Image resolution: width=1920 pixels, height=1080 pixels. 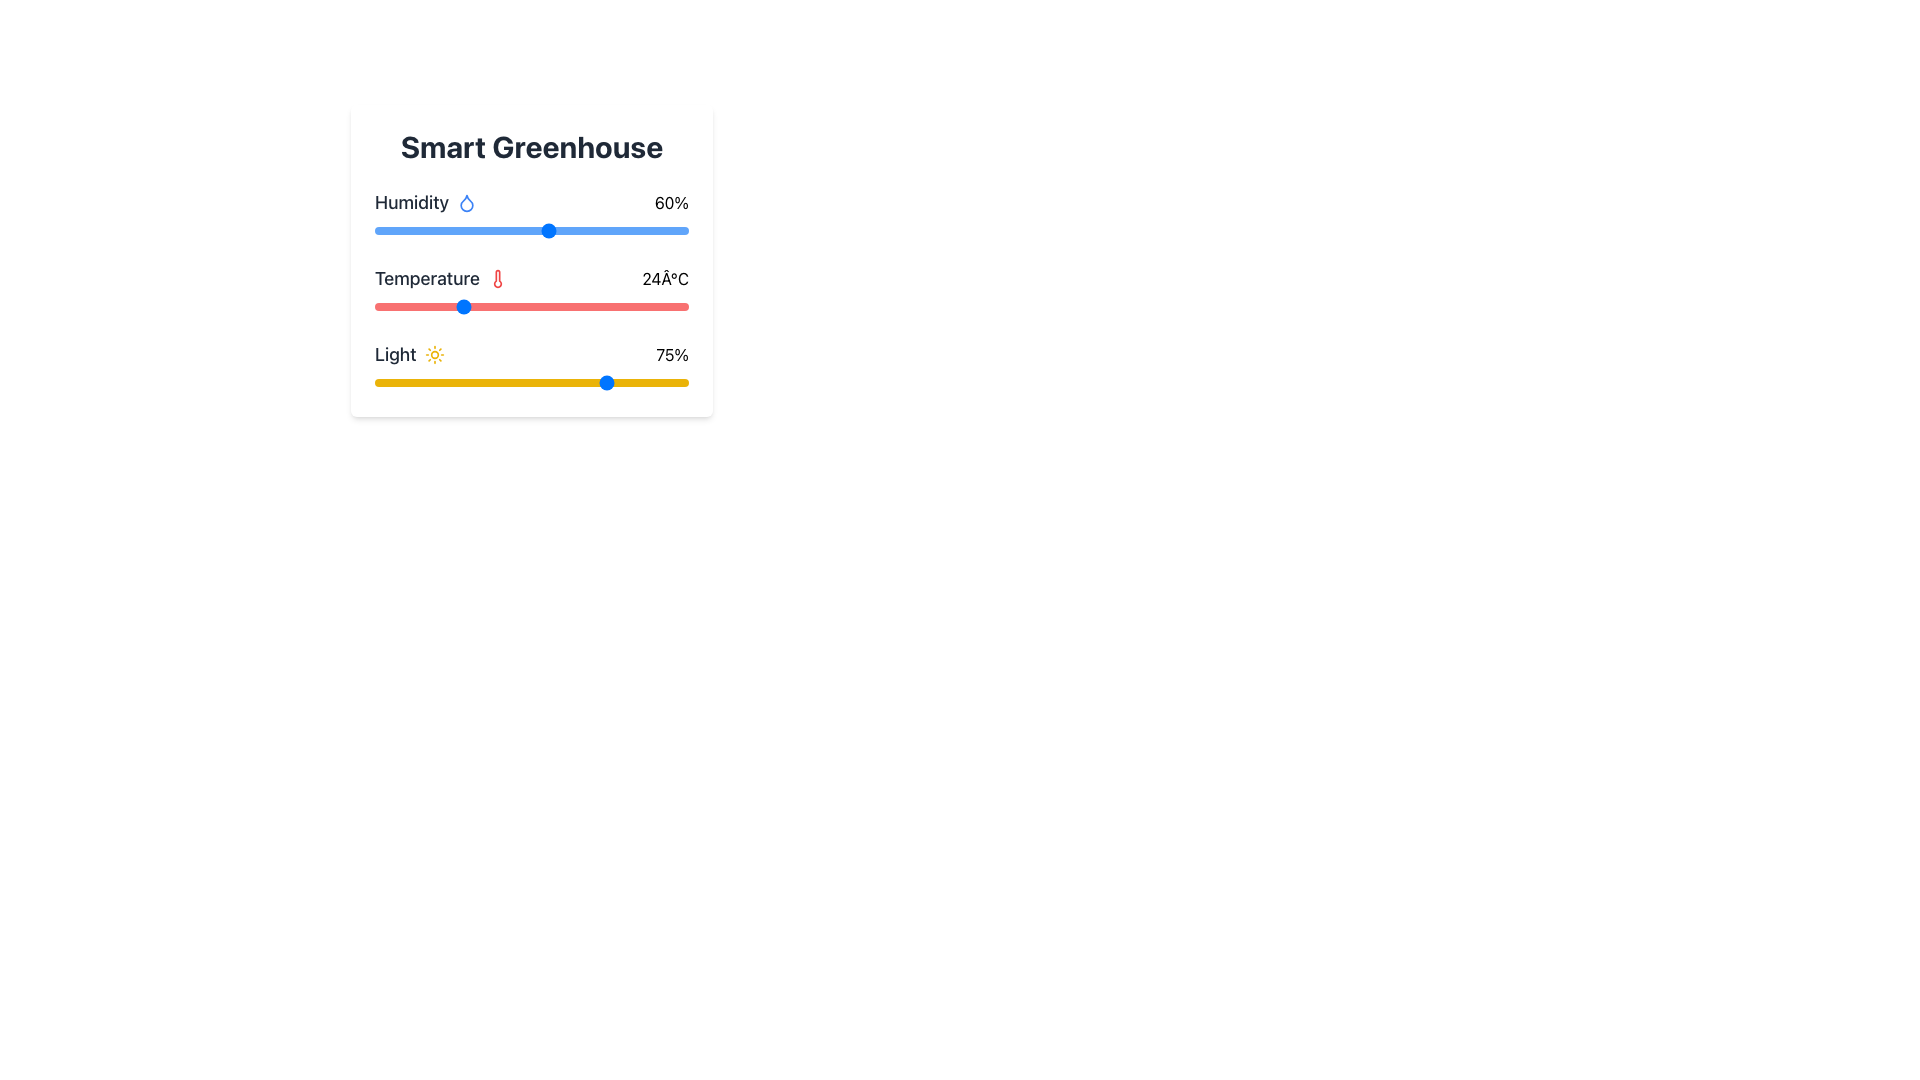 What do you see at coordinates (532, 366) in the screenshot?
I see `the interactive slider labeled 'Light'` at bounding box center [532, 366].